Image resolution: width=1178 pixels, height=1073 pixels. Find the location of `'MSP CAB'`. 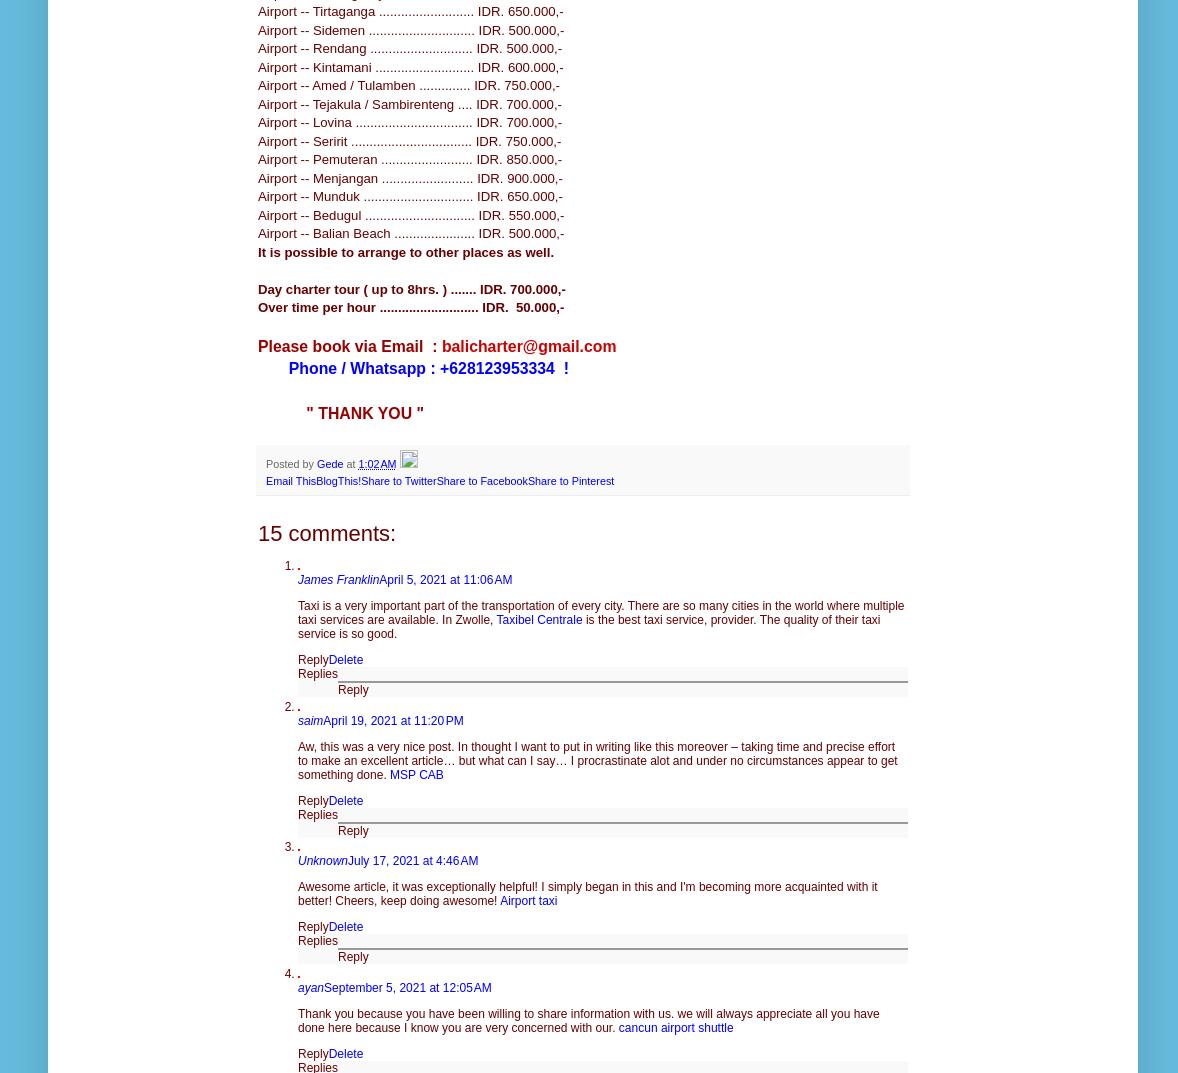

'MSP CAB' is located at coordinates (390, 772).